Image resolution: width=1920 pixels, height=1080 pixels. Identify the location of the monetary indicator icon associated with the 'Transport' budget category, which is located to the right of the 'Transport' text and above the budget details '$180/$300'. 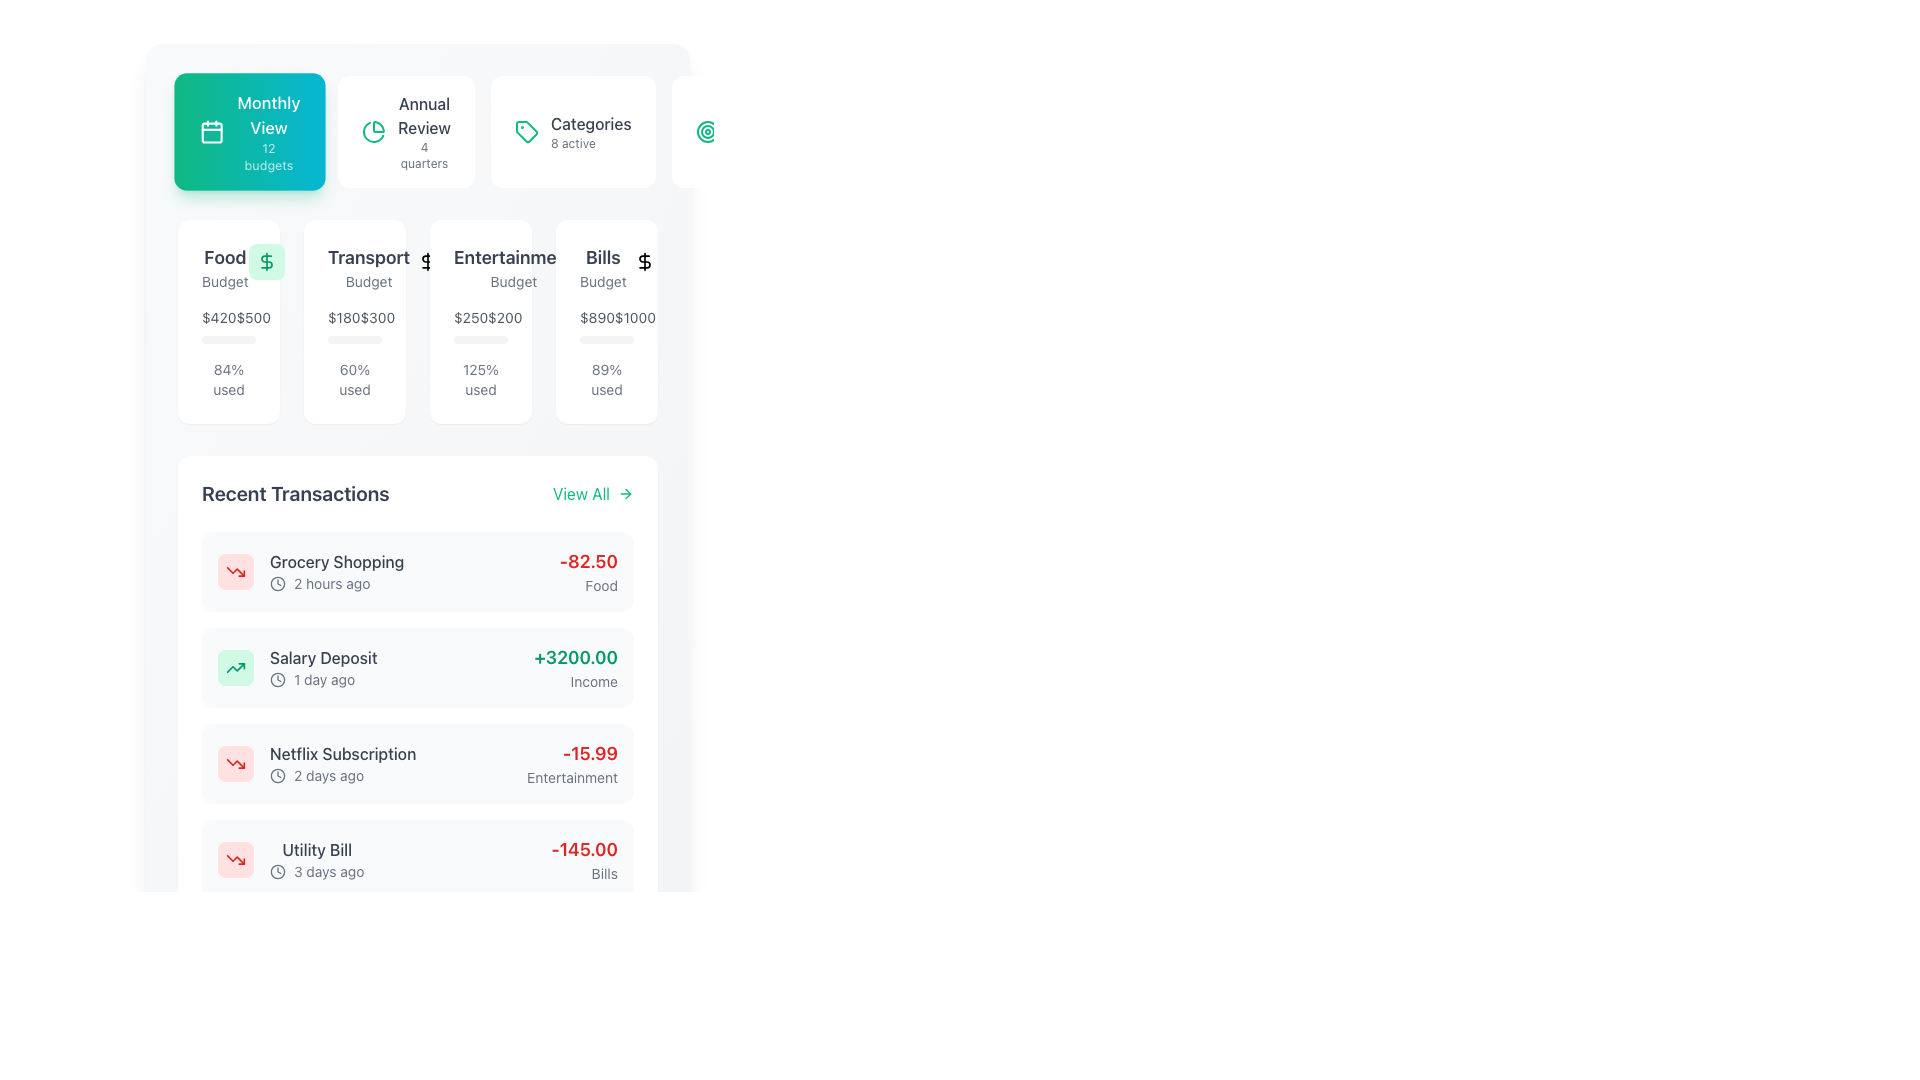
(427, 261).